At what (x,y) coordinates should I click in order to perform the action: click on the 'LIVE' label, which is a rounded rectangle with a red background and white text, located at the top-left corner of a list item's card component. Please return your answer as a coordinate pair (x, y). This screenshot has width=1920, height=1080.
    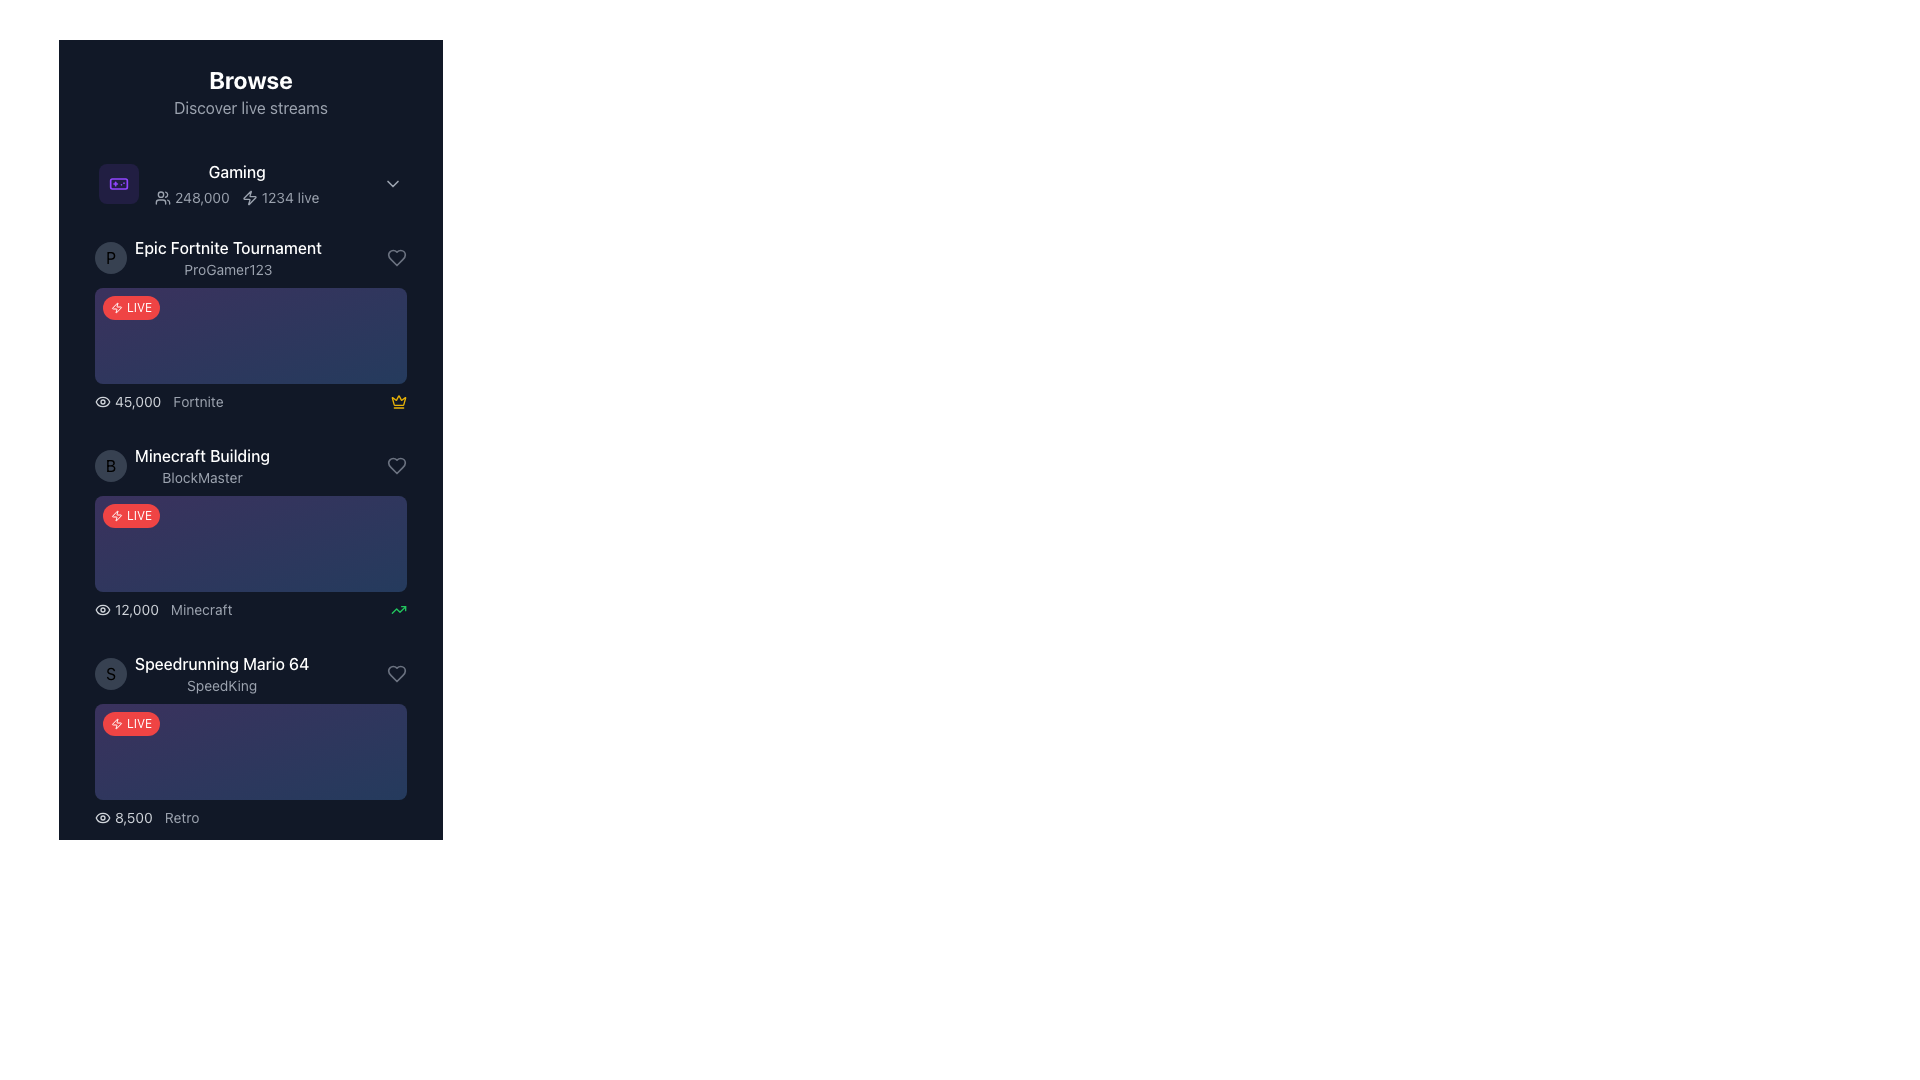
    Looking at the image, I should click on (130, 308).